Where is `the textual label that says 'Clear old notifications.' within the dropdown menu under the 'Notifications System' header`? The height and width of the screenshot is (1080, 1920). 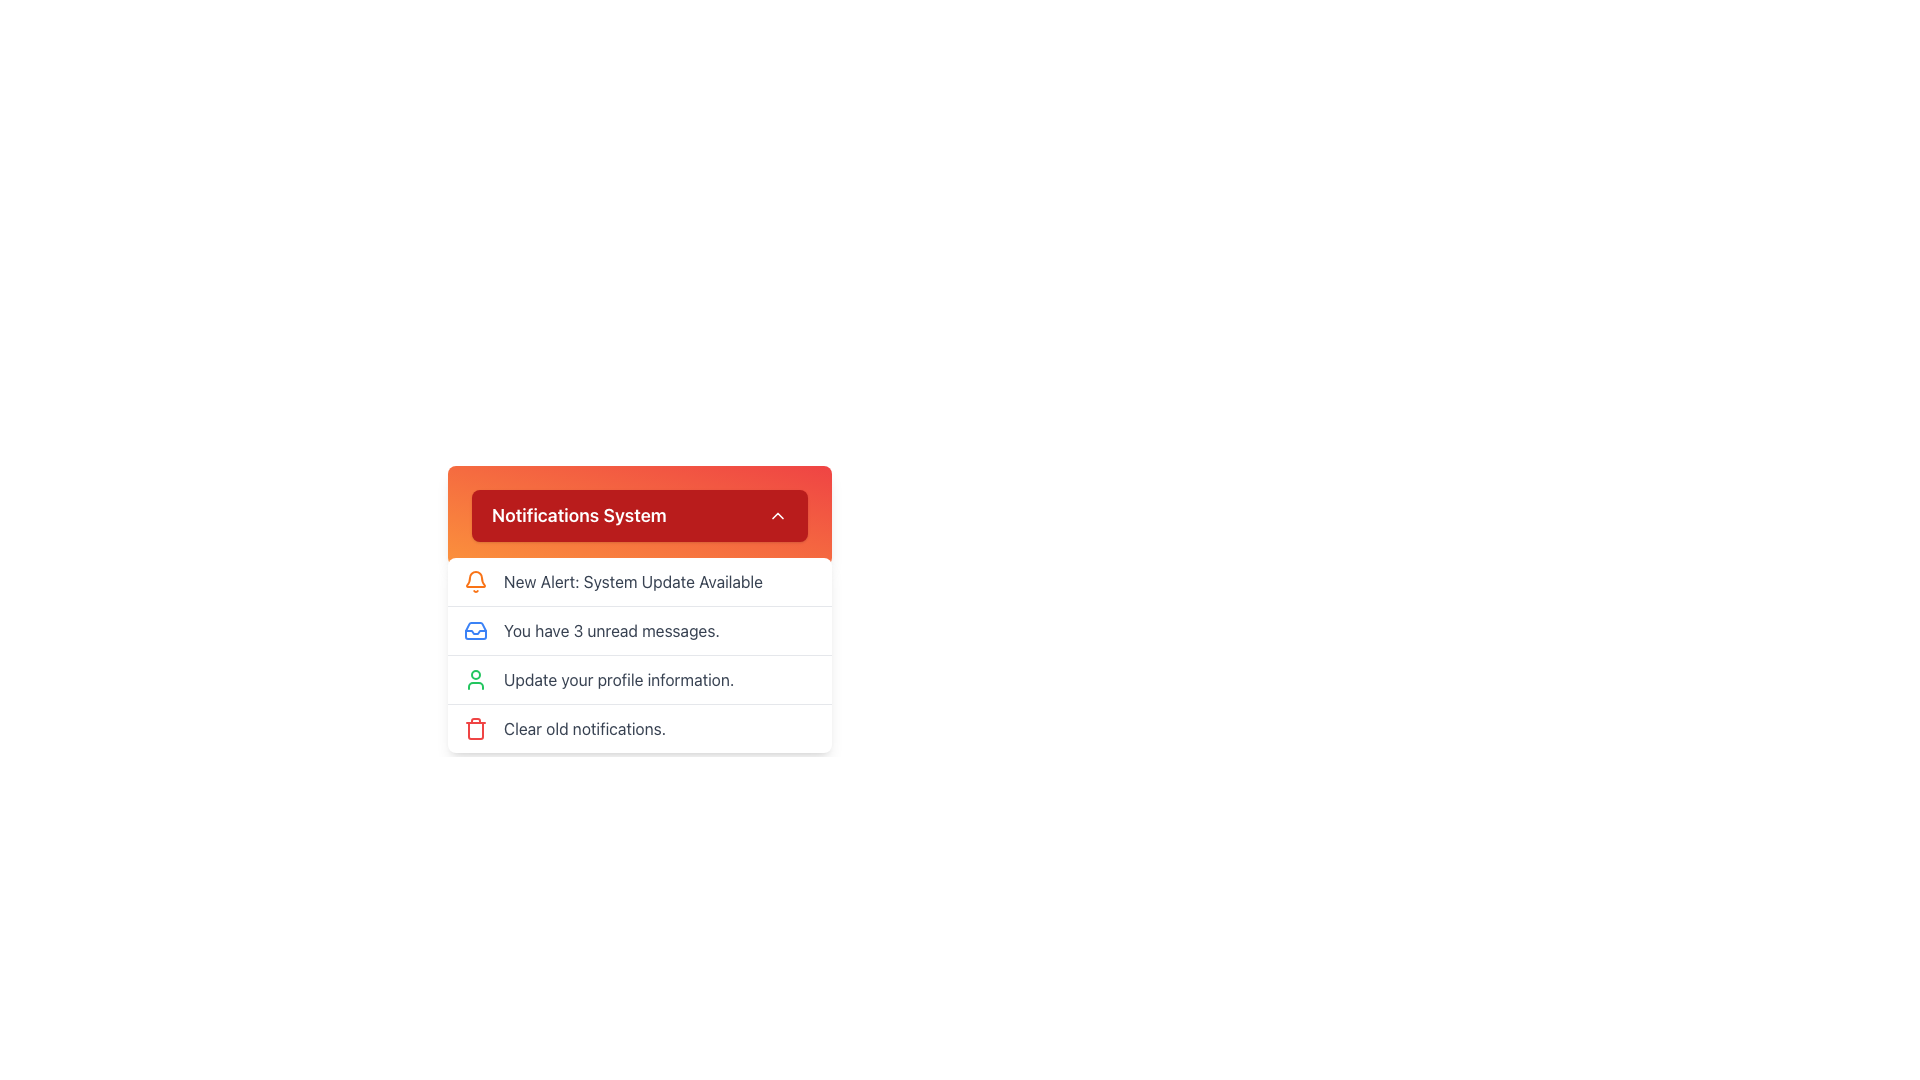 the textual label that says 'Clear old notifications.' within the dropdown menu under the 'Notifications System' header is located at coordinates (584, 729).